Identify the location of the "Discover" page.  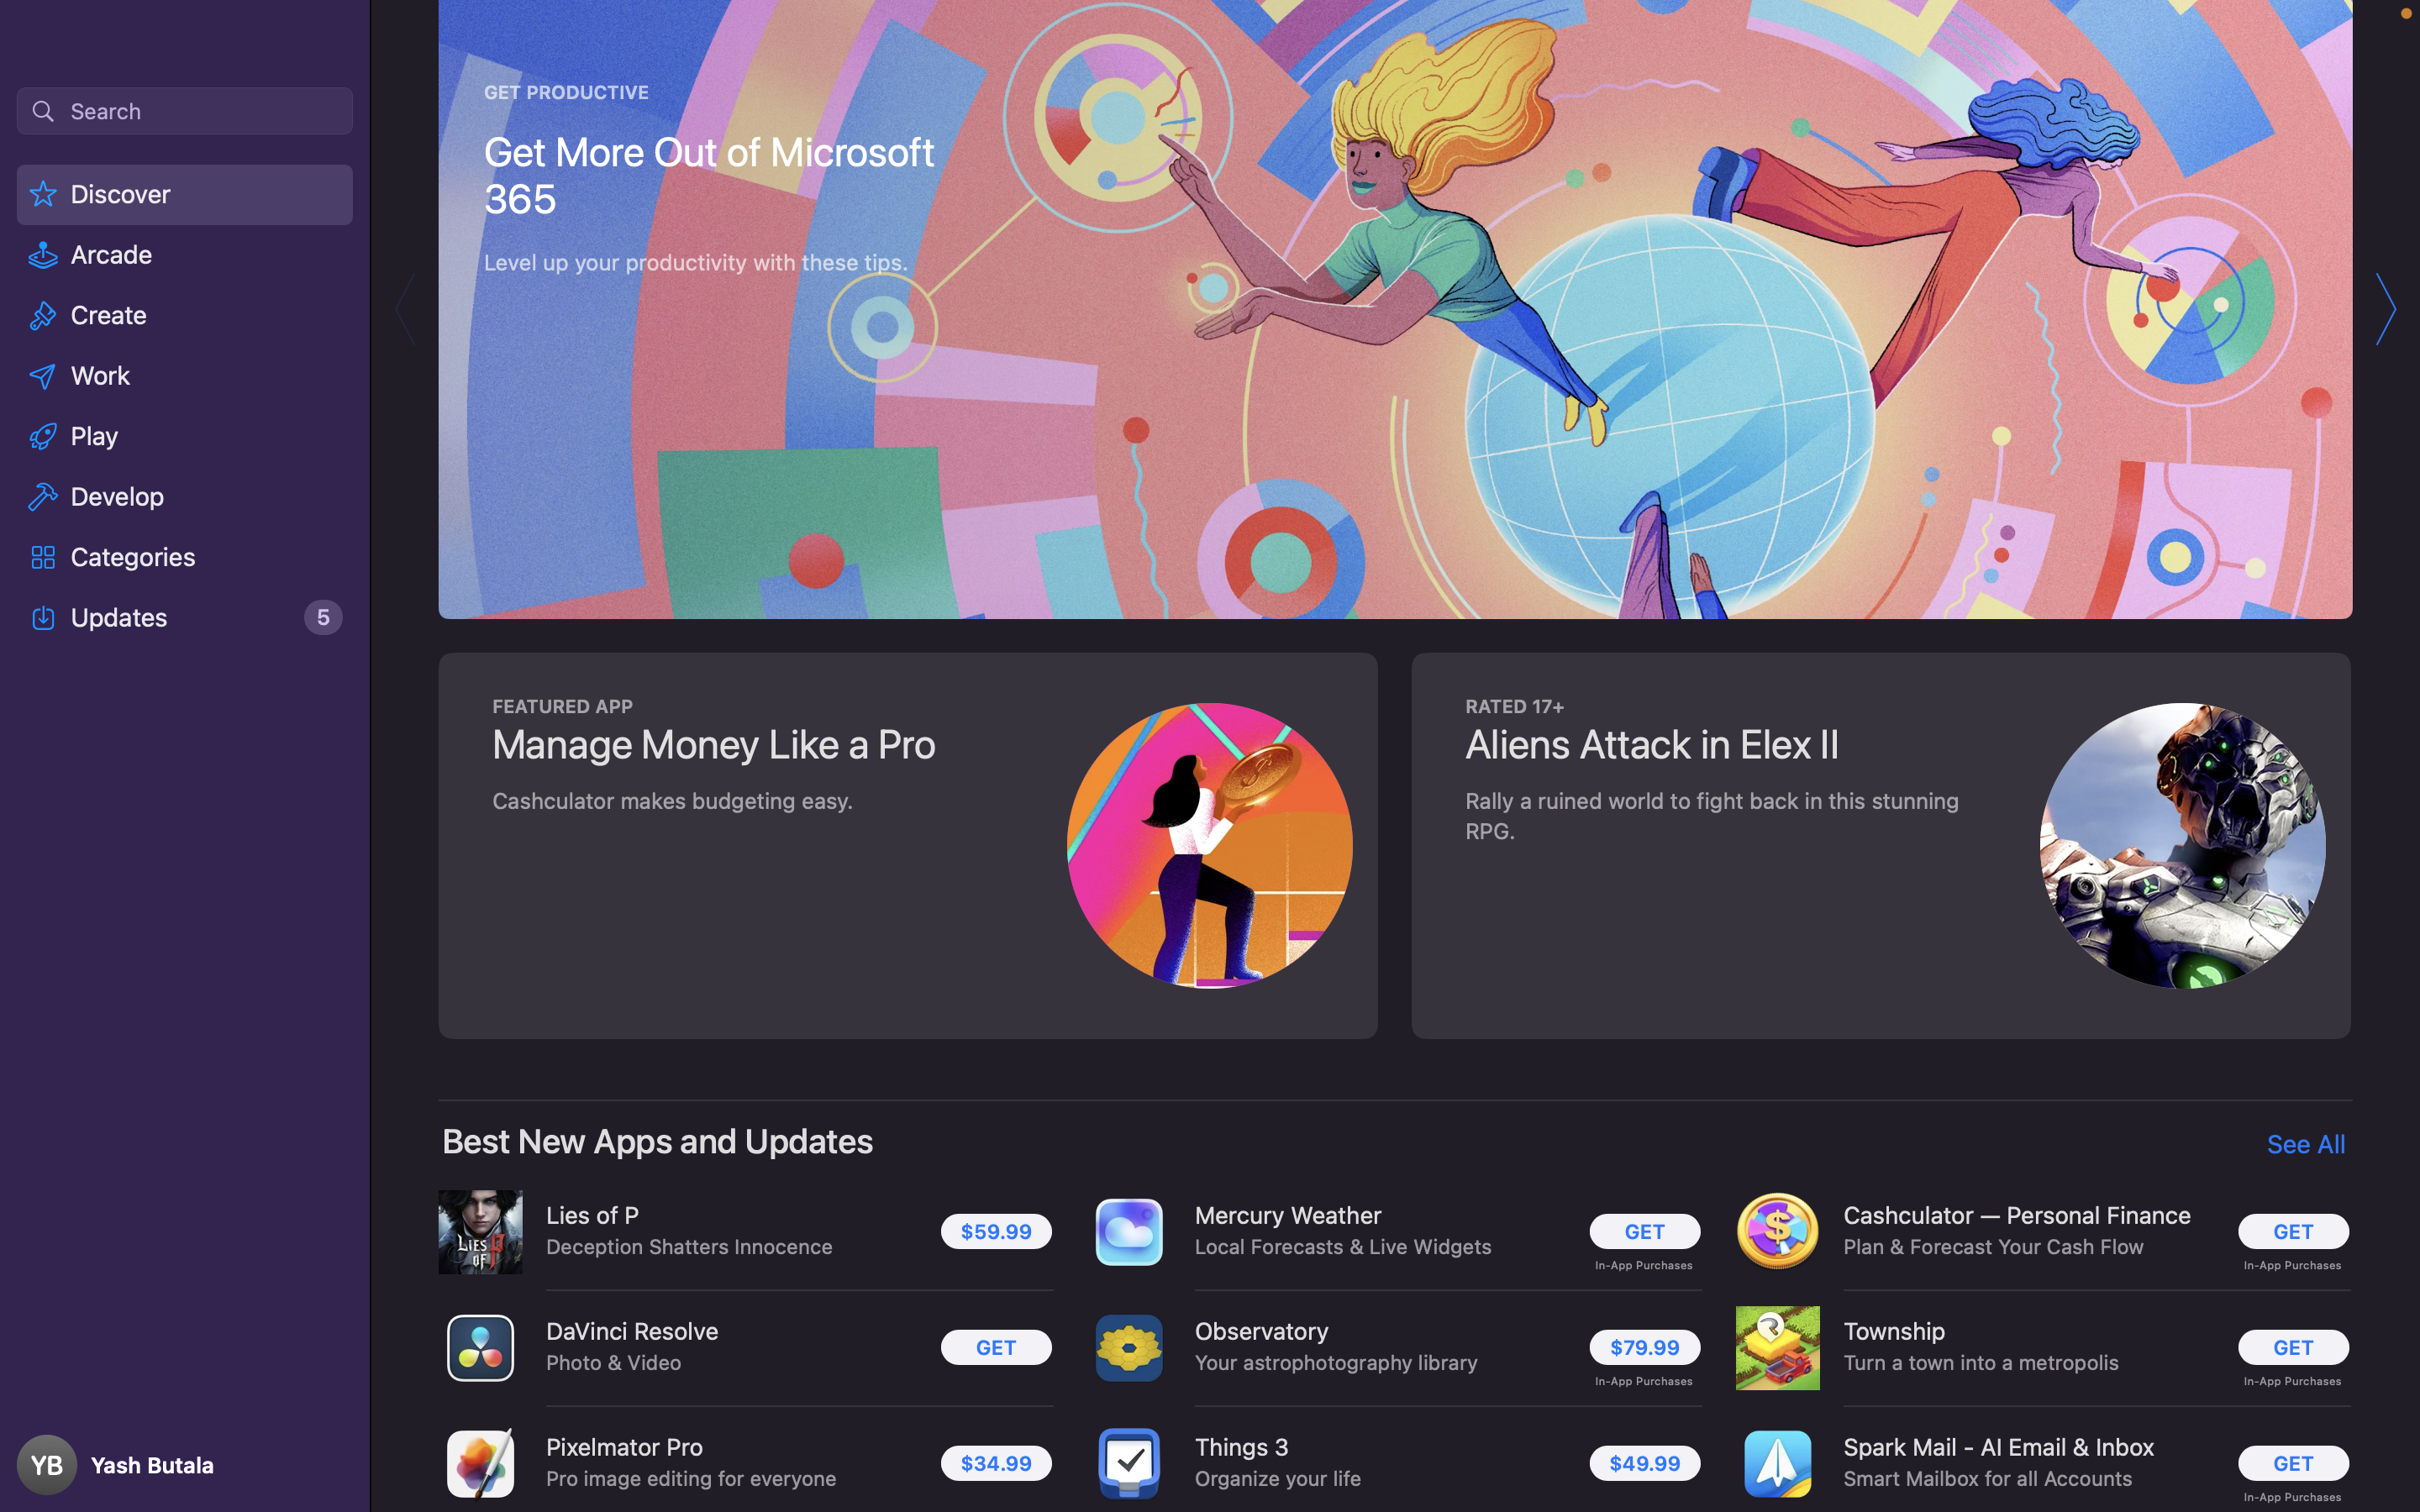
(187, 197).